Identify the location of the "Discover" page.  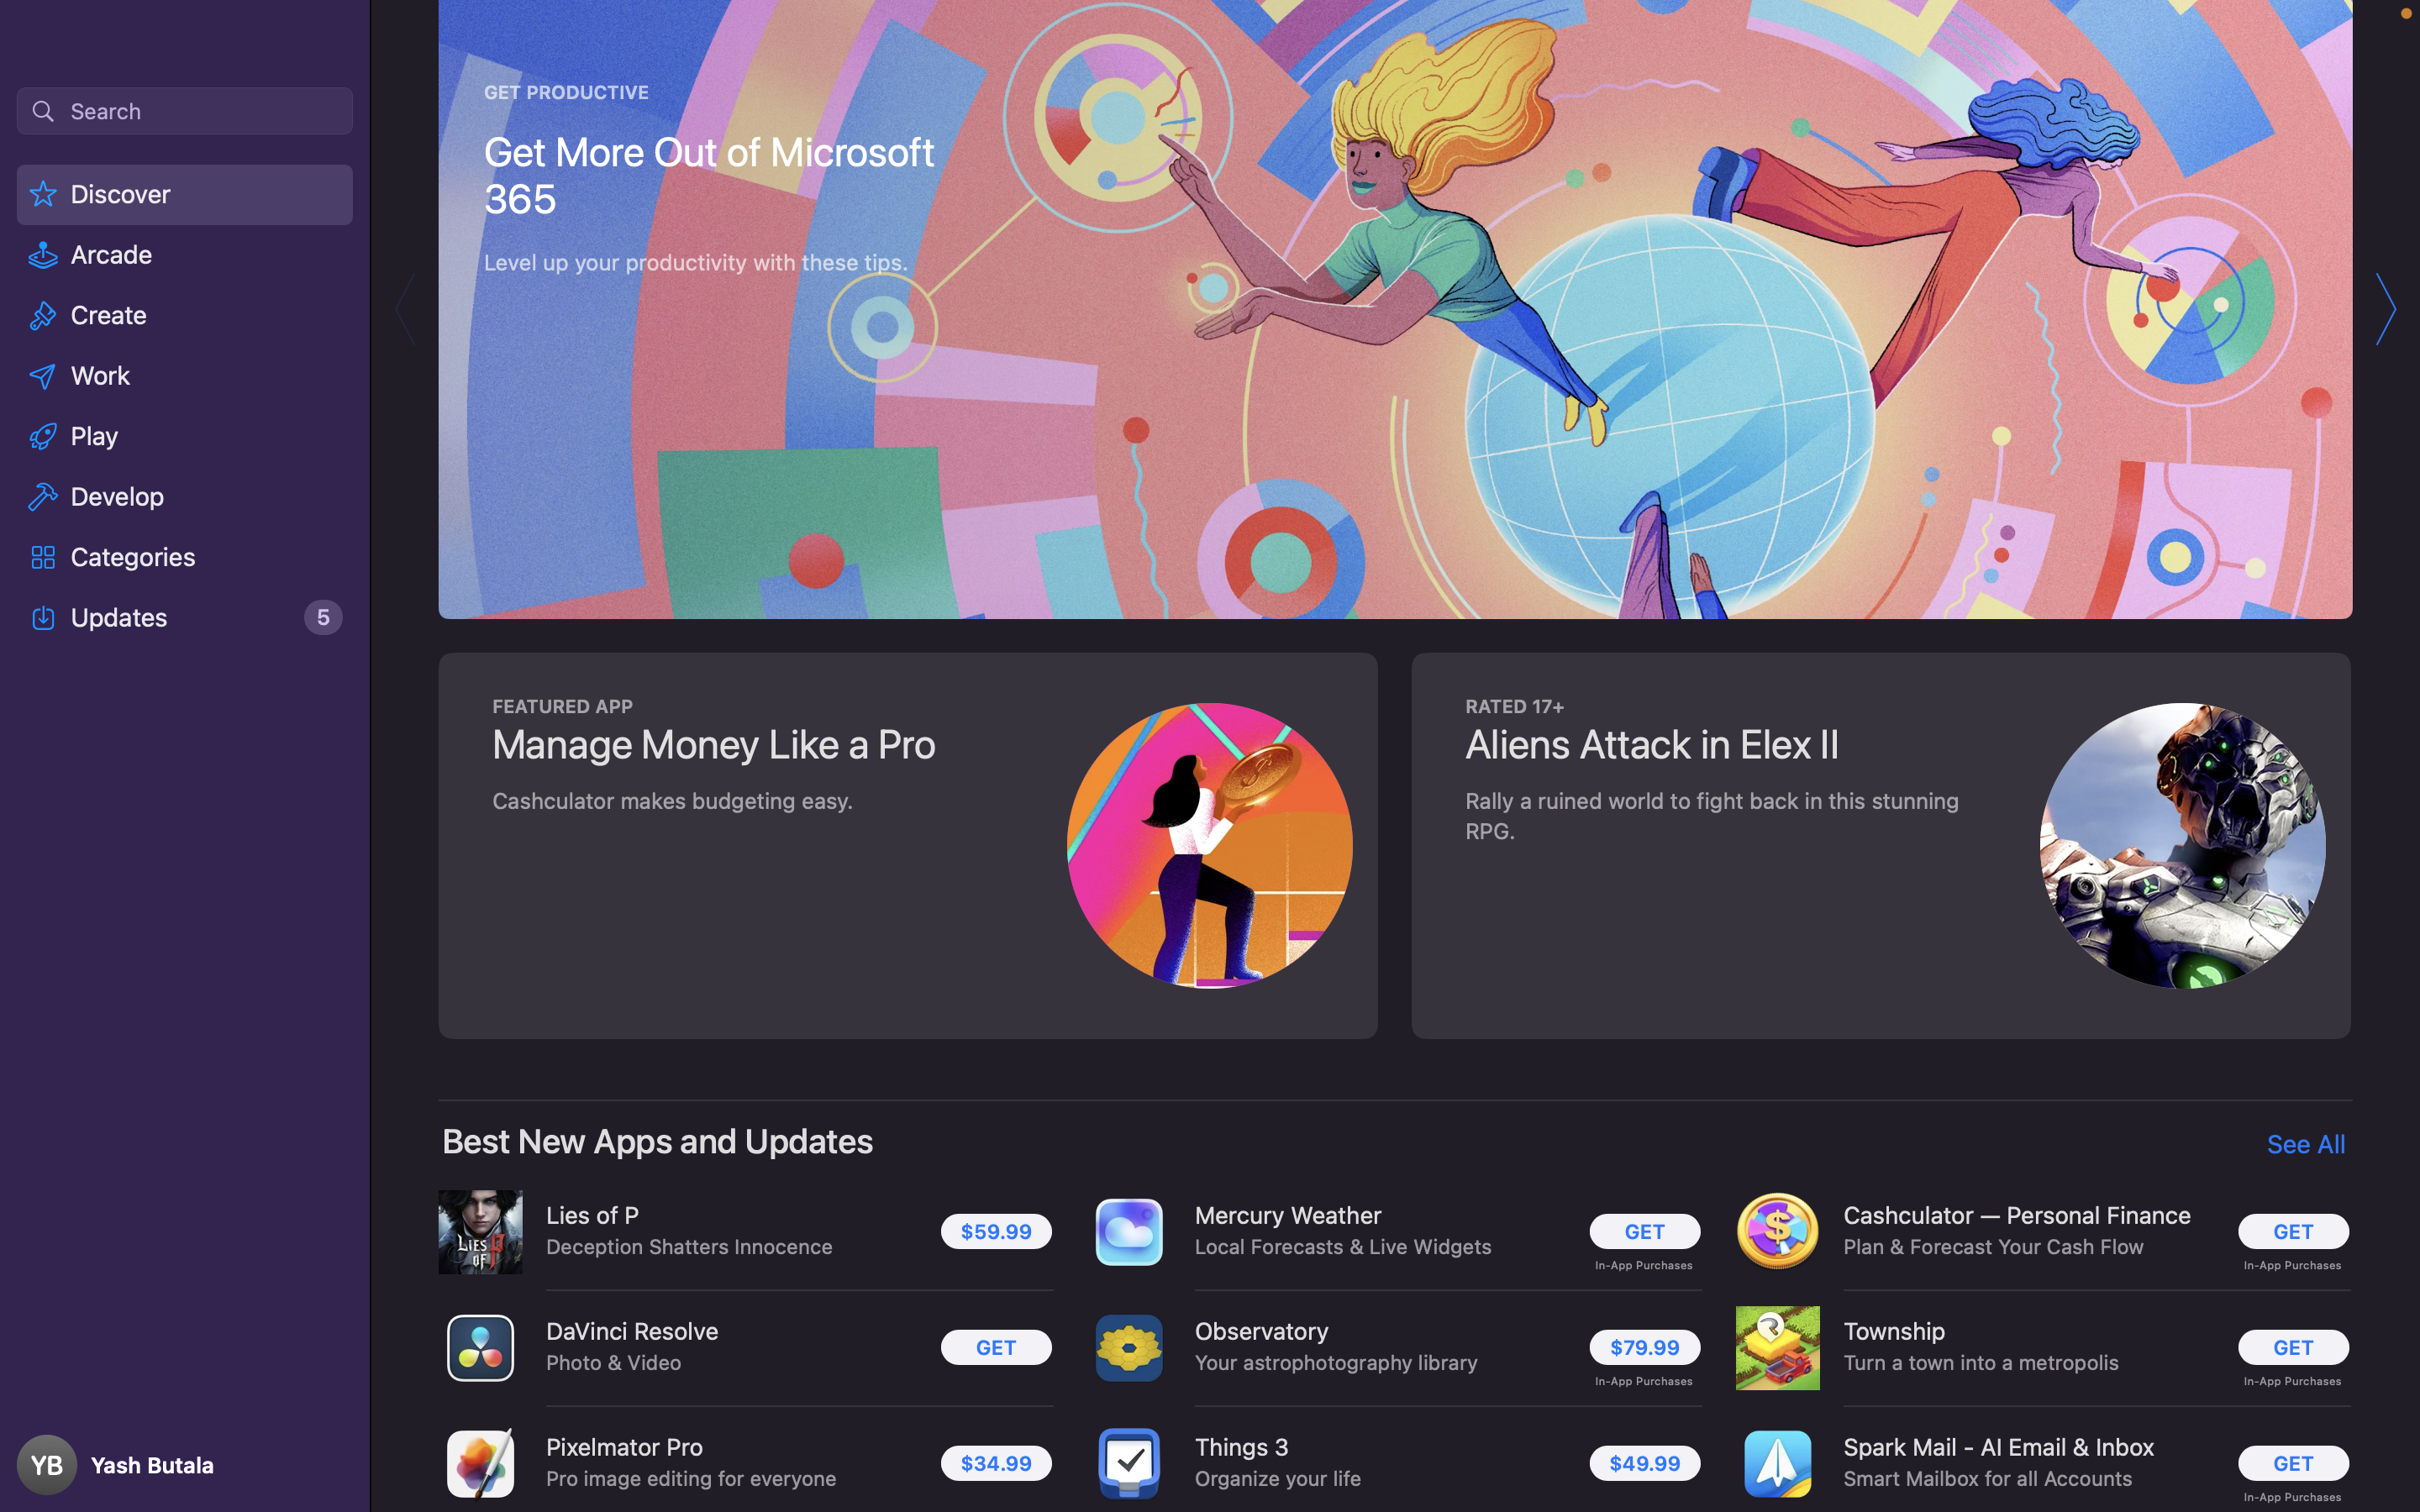
(187, 197).